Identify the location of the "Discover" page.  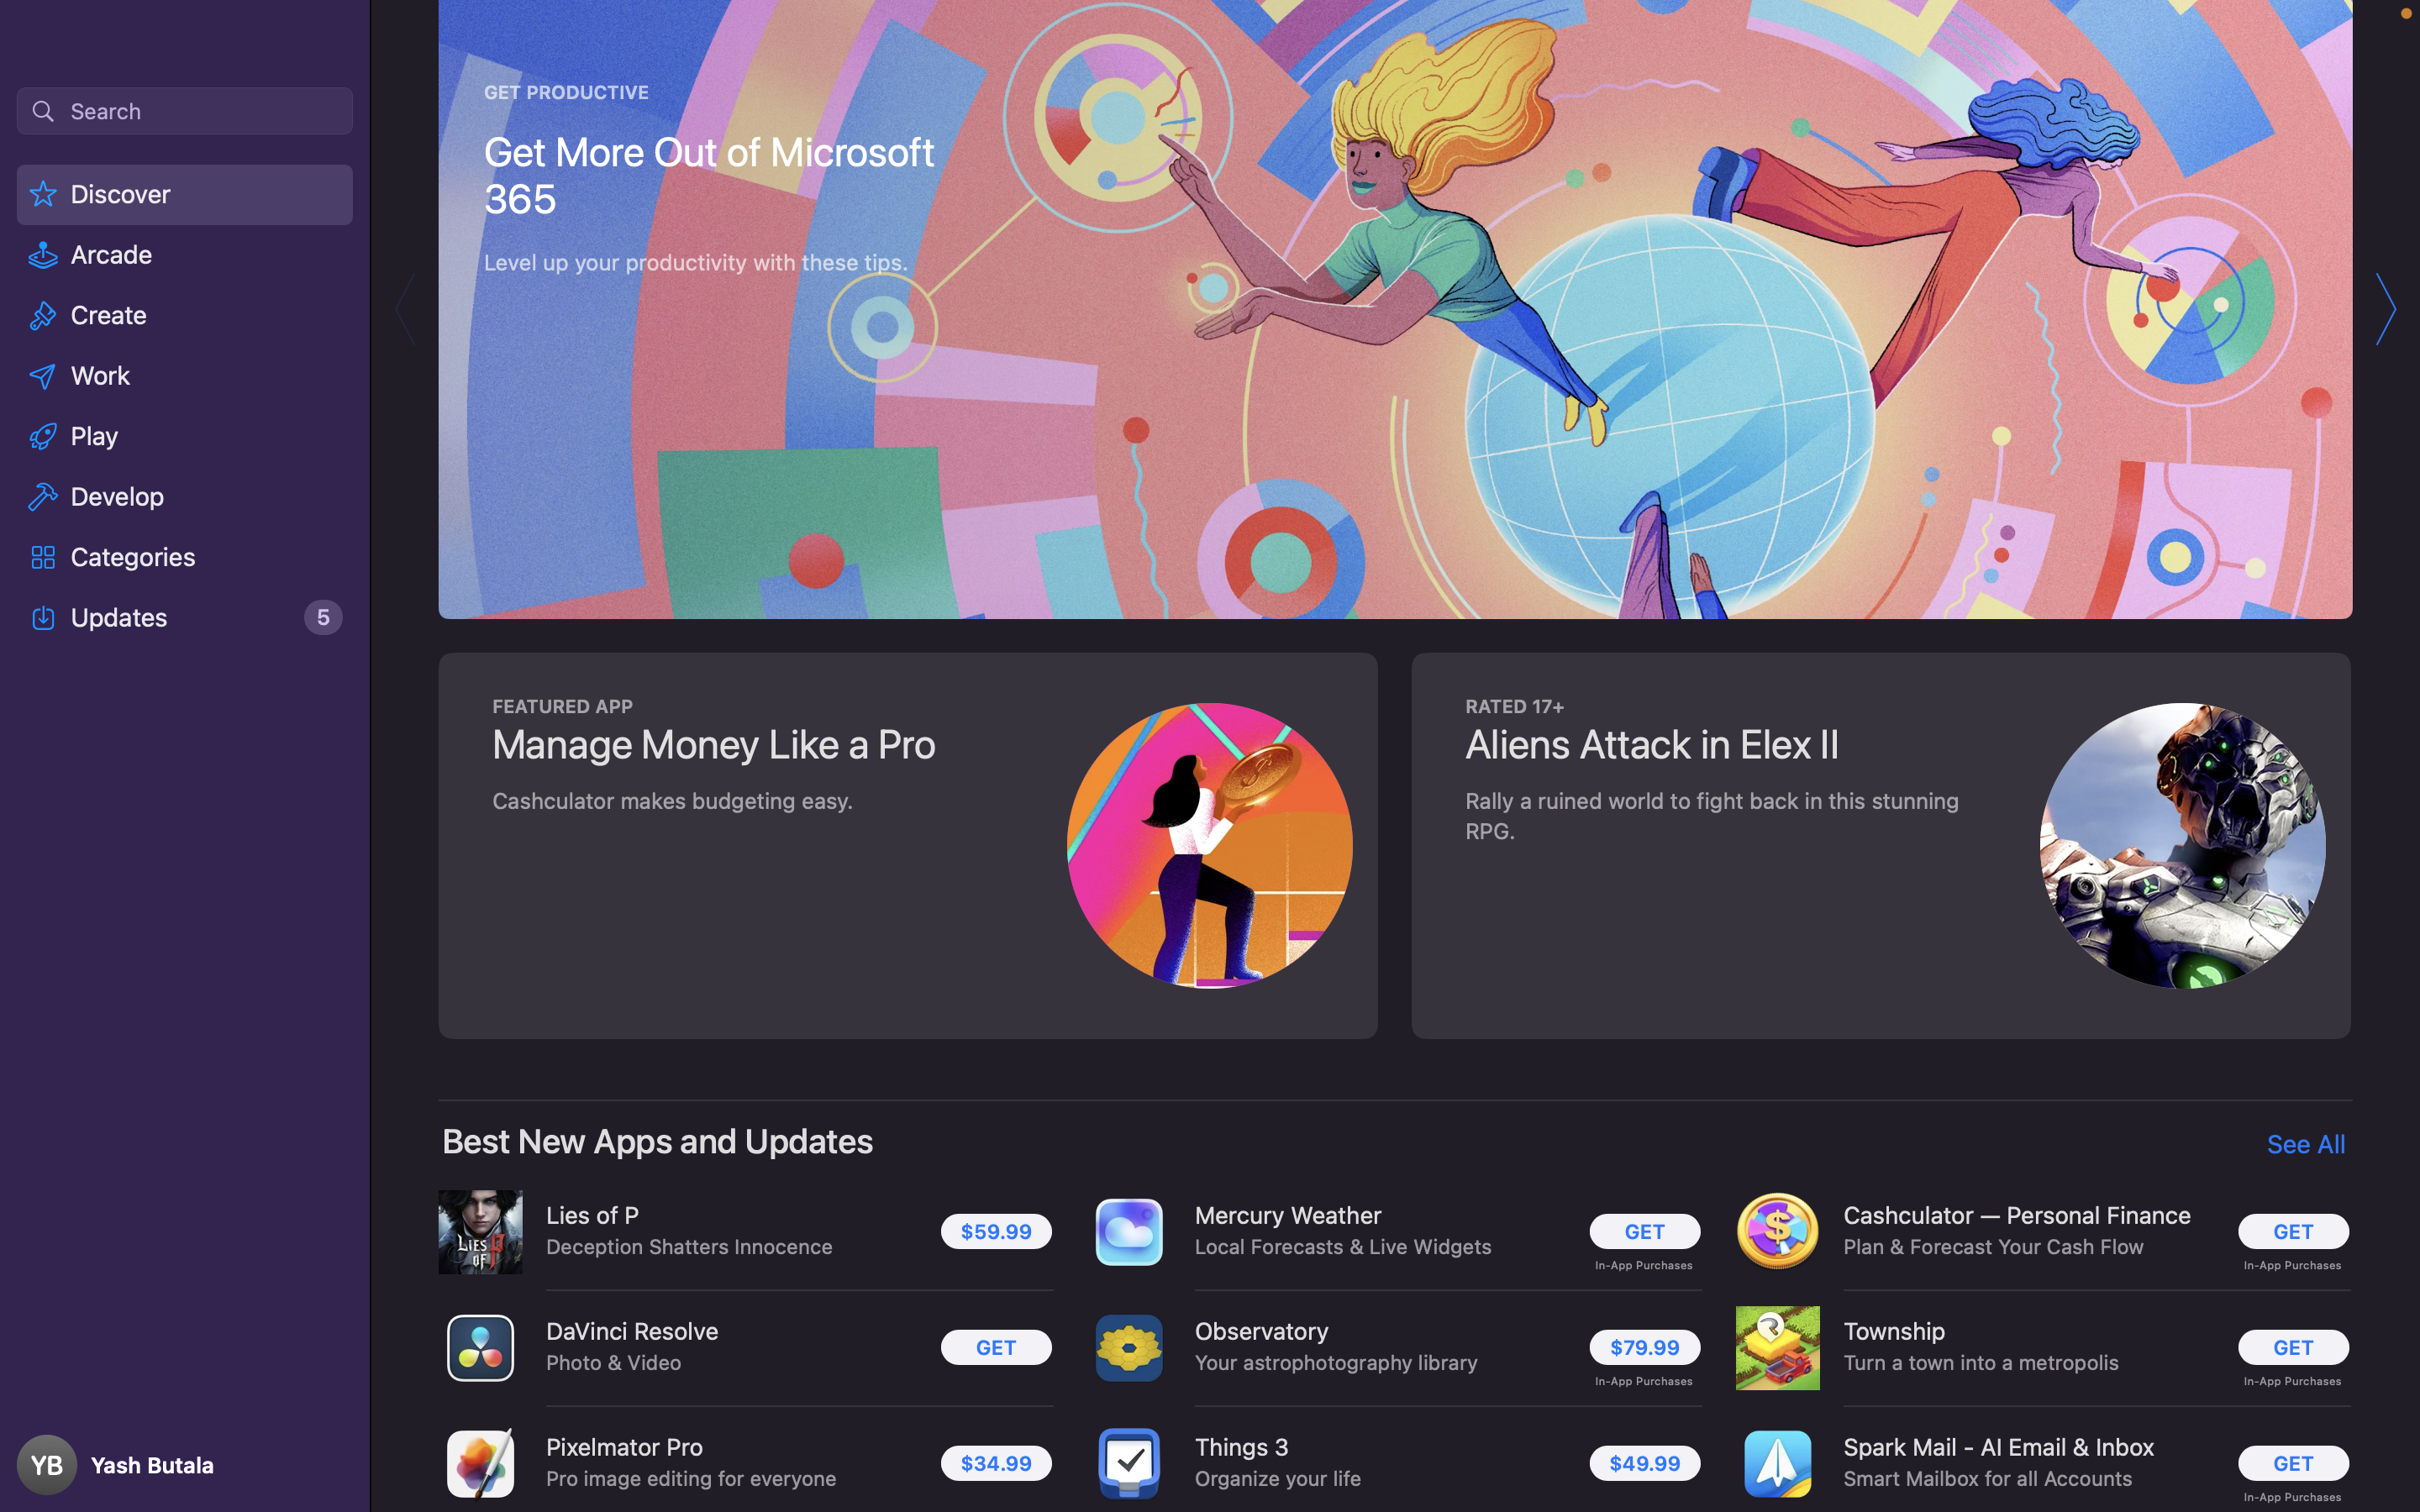
(187, 197).